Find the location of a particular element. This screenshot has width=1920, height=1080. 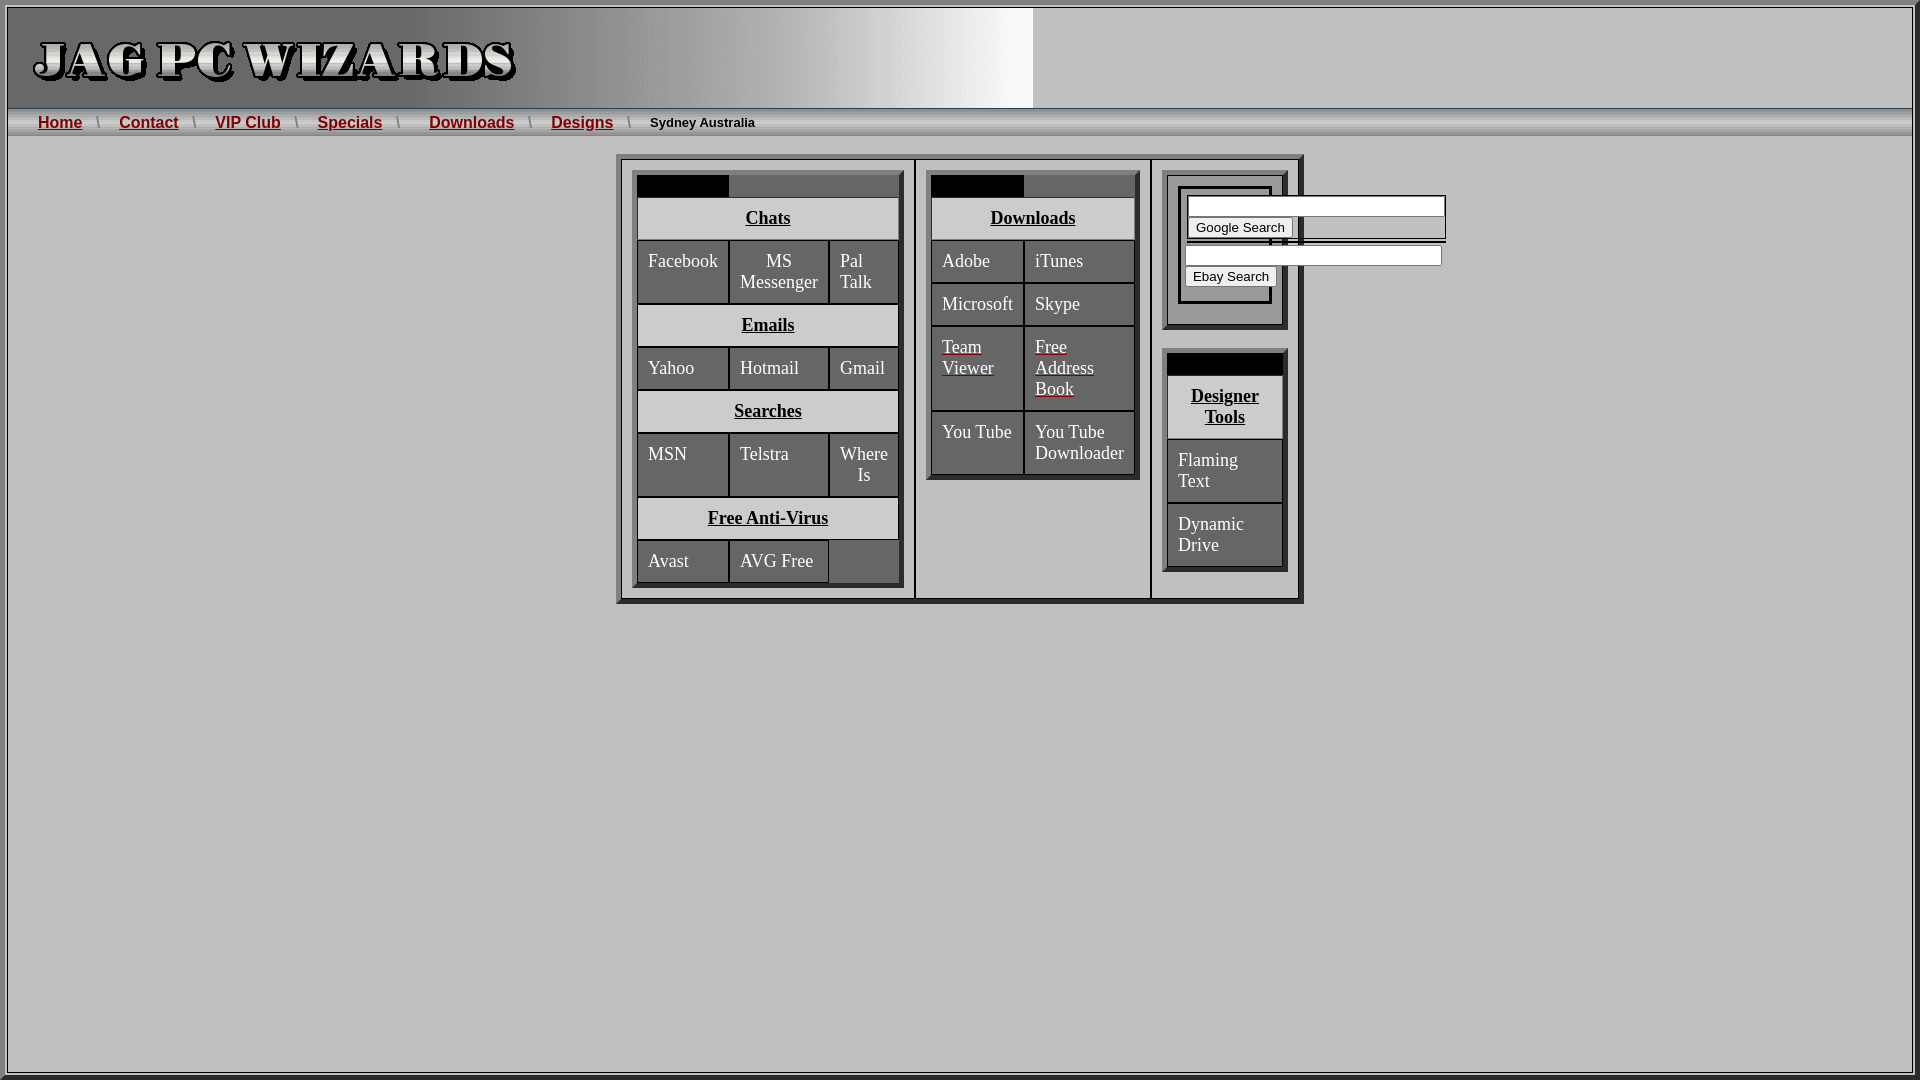

'VIP Club' is located at coordinates (247, 122).